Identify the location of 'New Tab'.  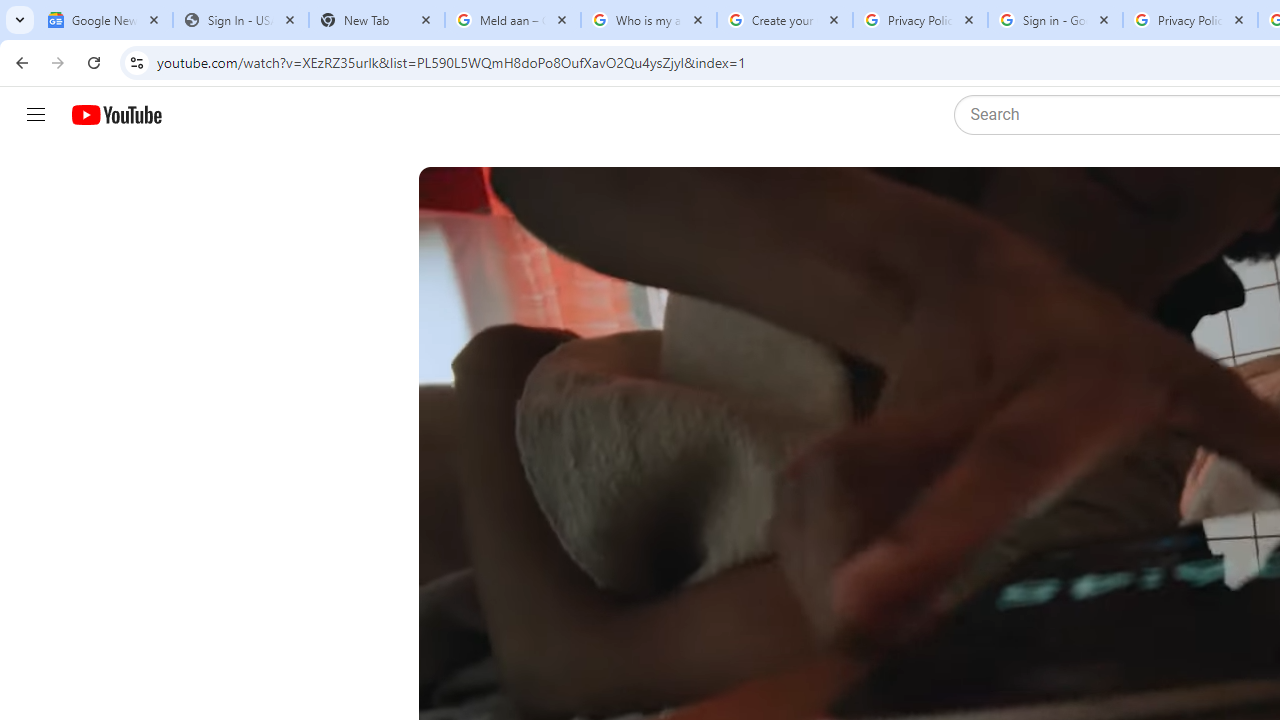
(376, 20).